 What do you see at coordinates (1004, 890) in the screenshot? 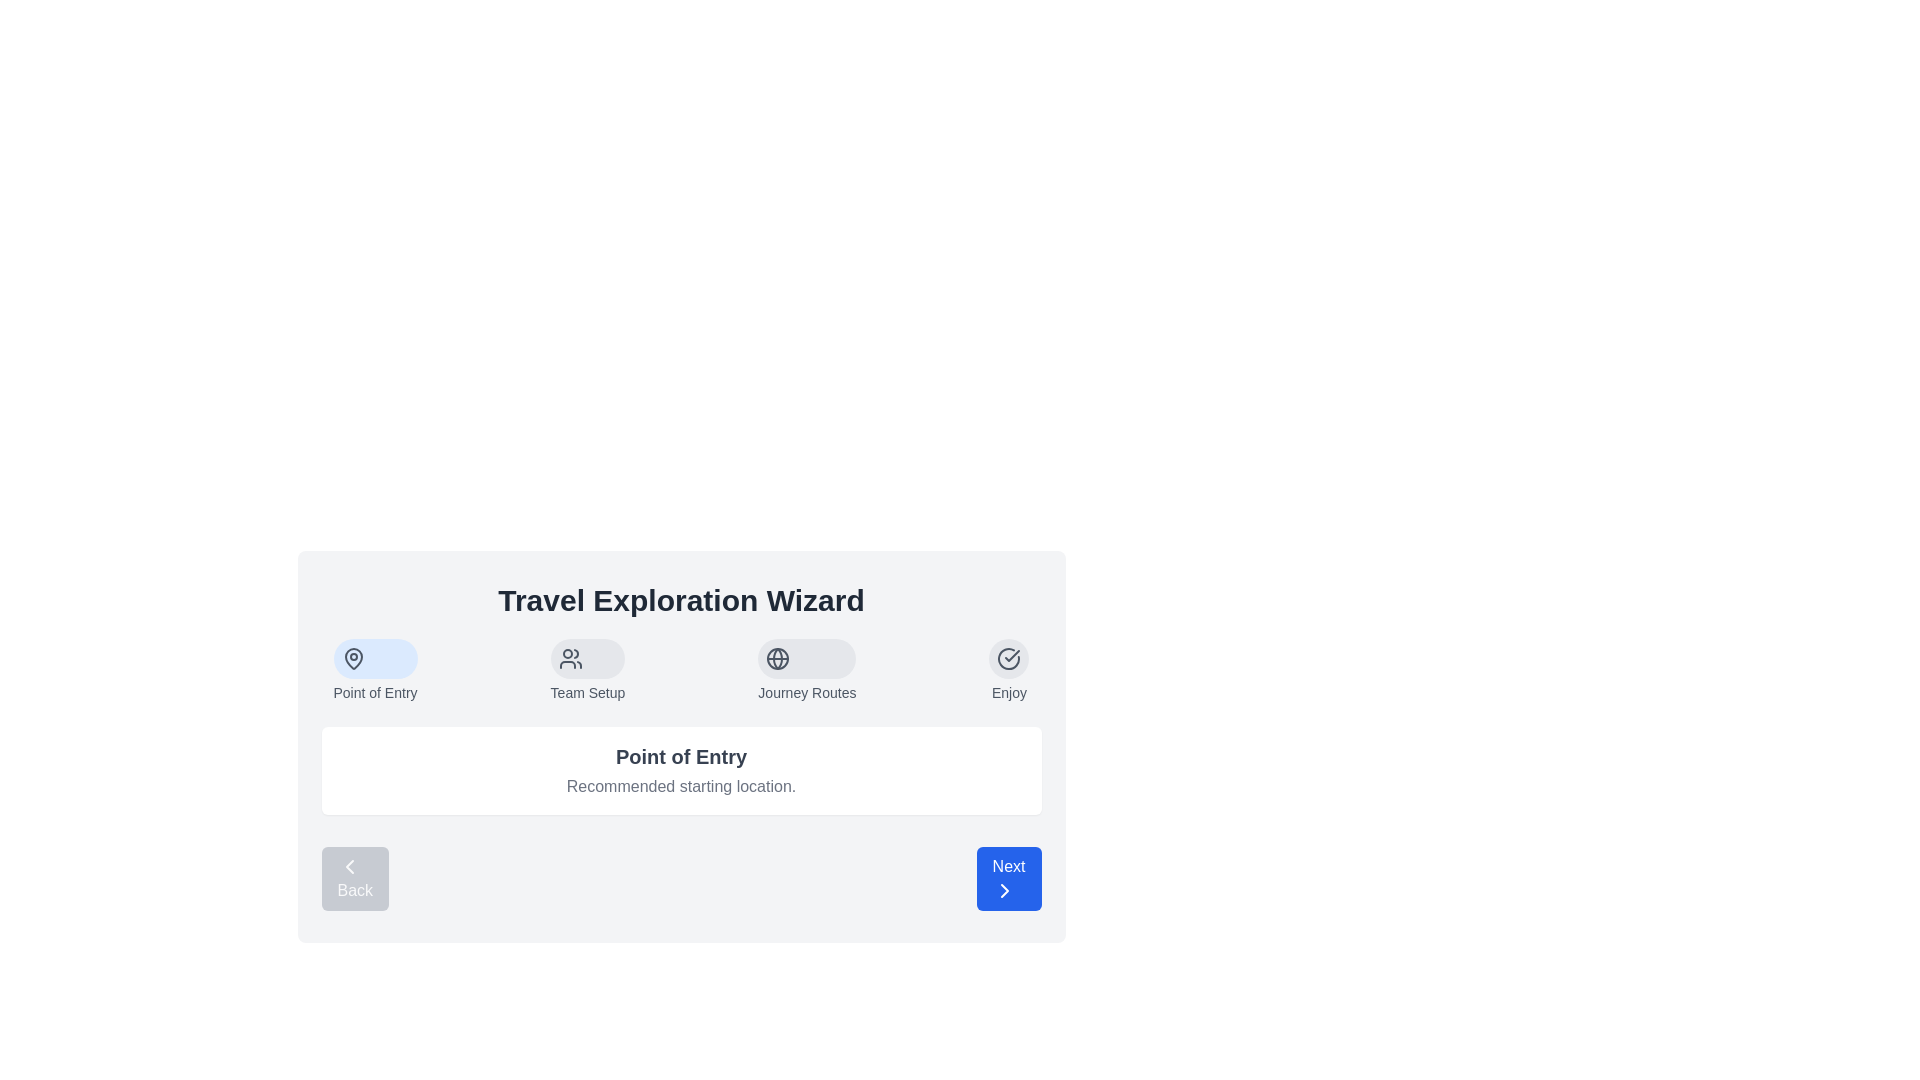
I see `the right-facing chevron icon that is located inside the blue rectangular 'Next' button to proceed` at bounding box center [1004, 890].